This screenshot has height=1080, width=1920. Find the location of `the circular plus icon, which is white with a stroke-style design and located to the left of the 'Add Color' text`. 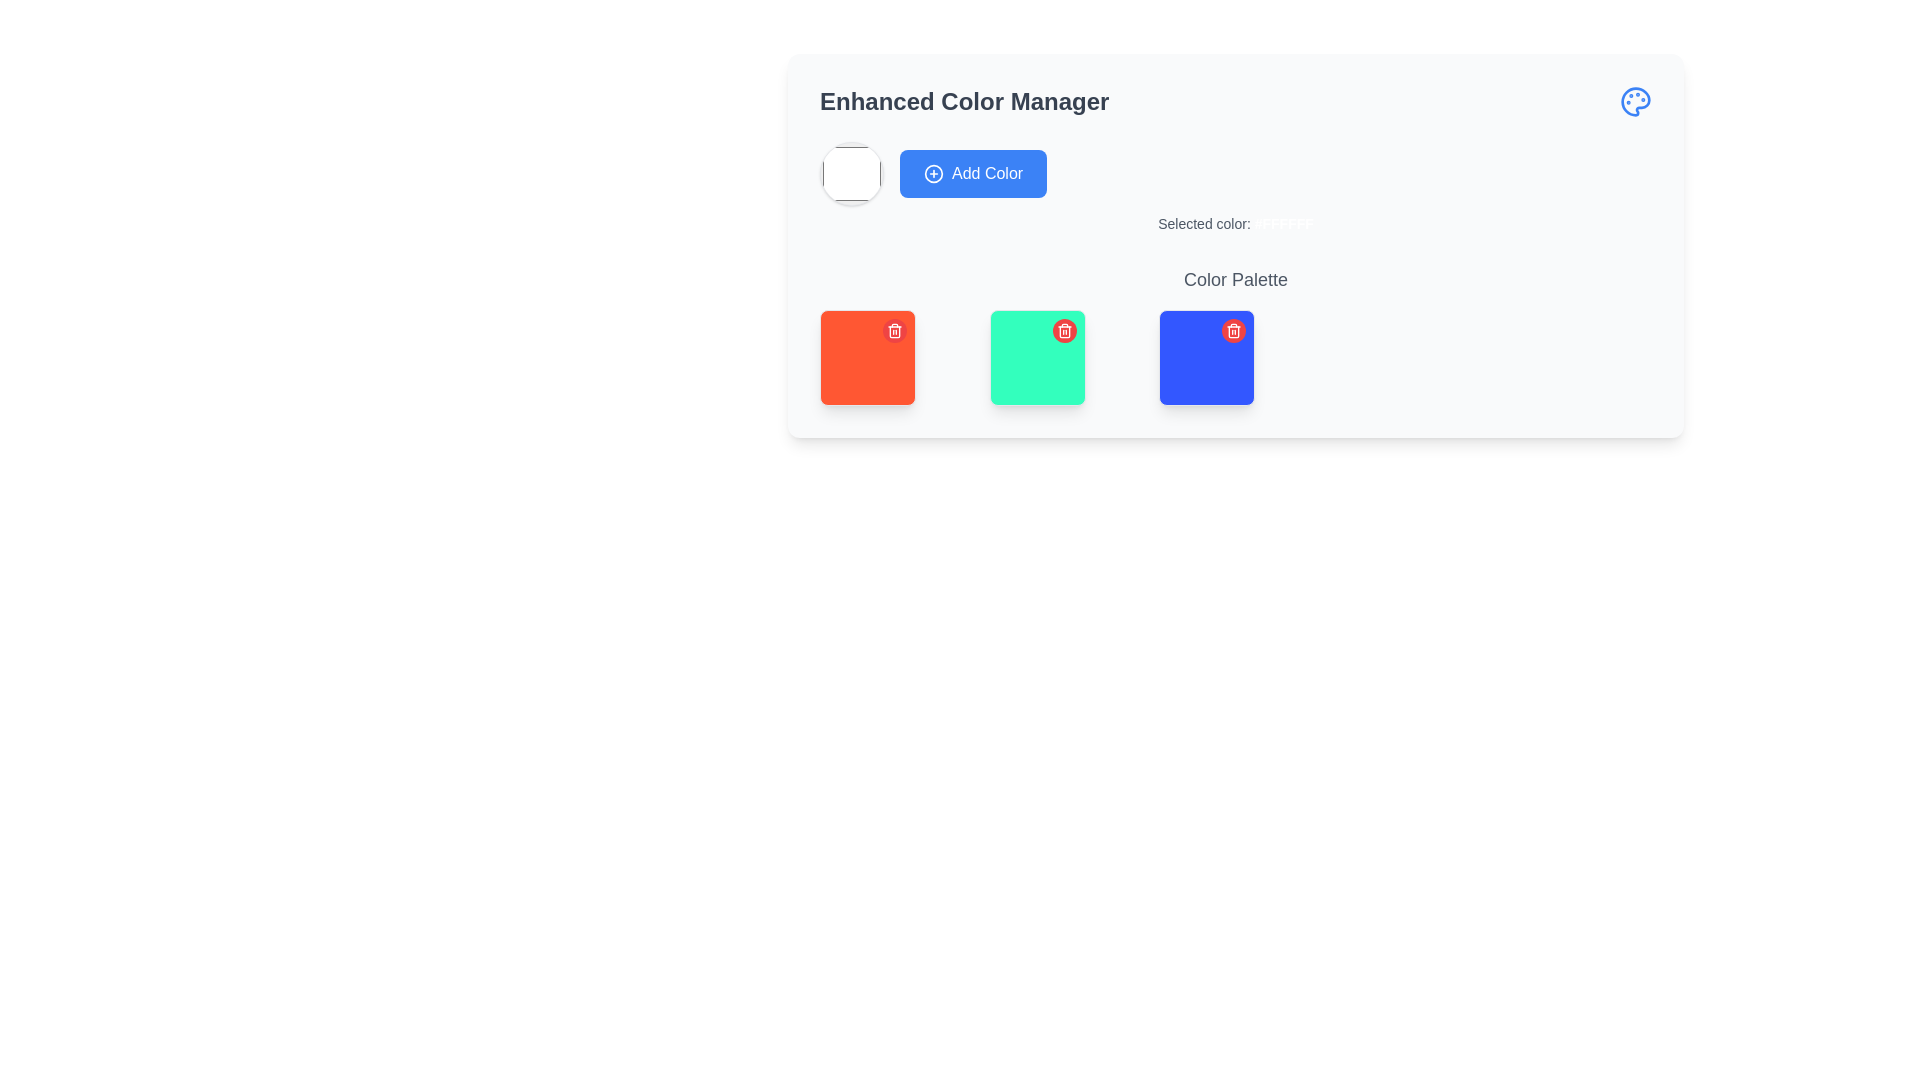

the circular plus icon, which is white with a stroke-style design and located to the left of the 'Add Color' text is located at coordinates (933, 172).